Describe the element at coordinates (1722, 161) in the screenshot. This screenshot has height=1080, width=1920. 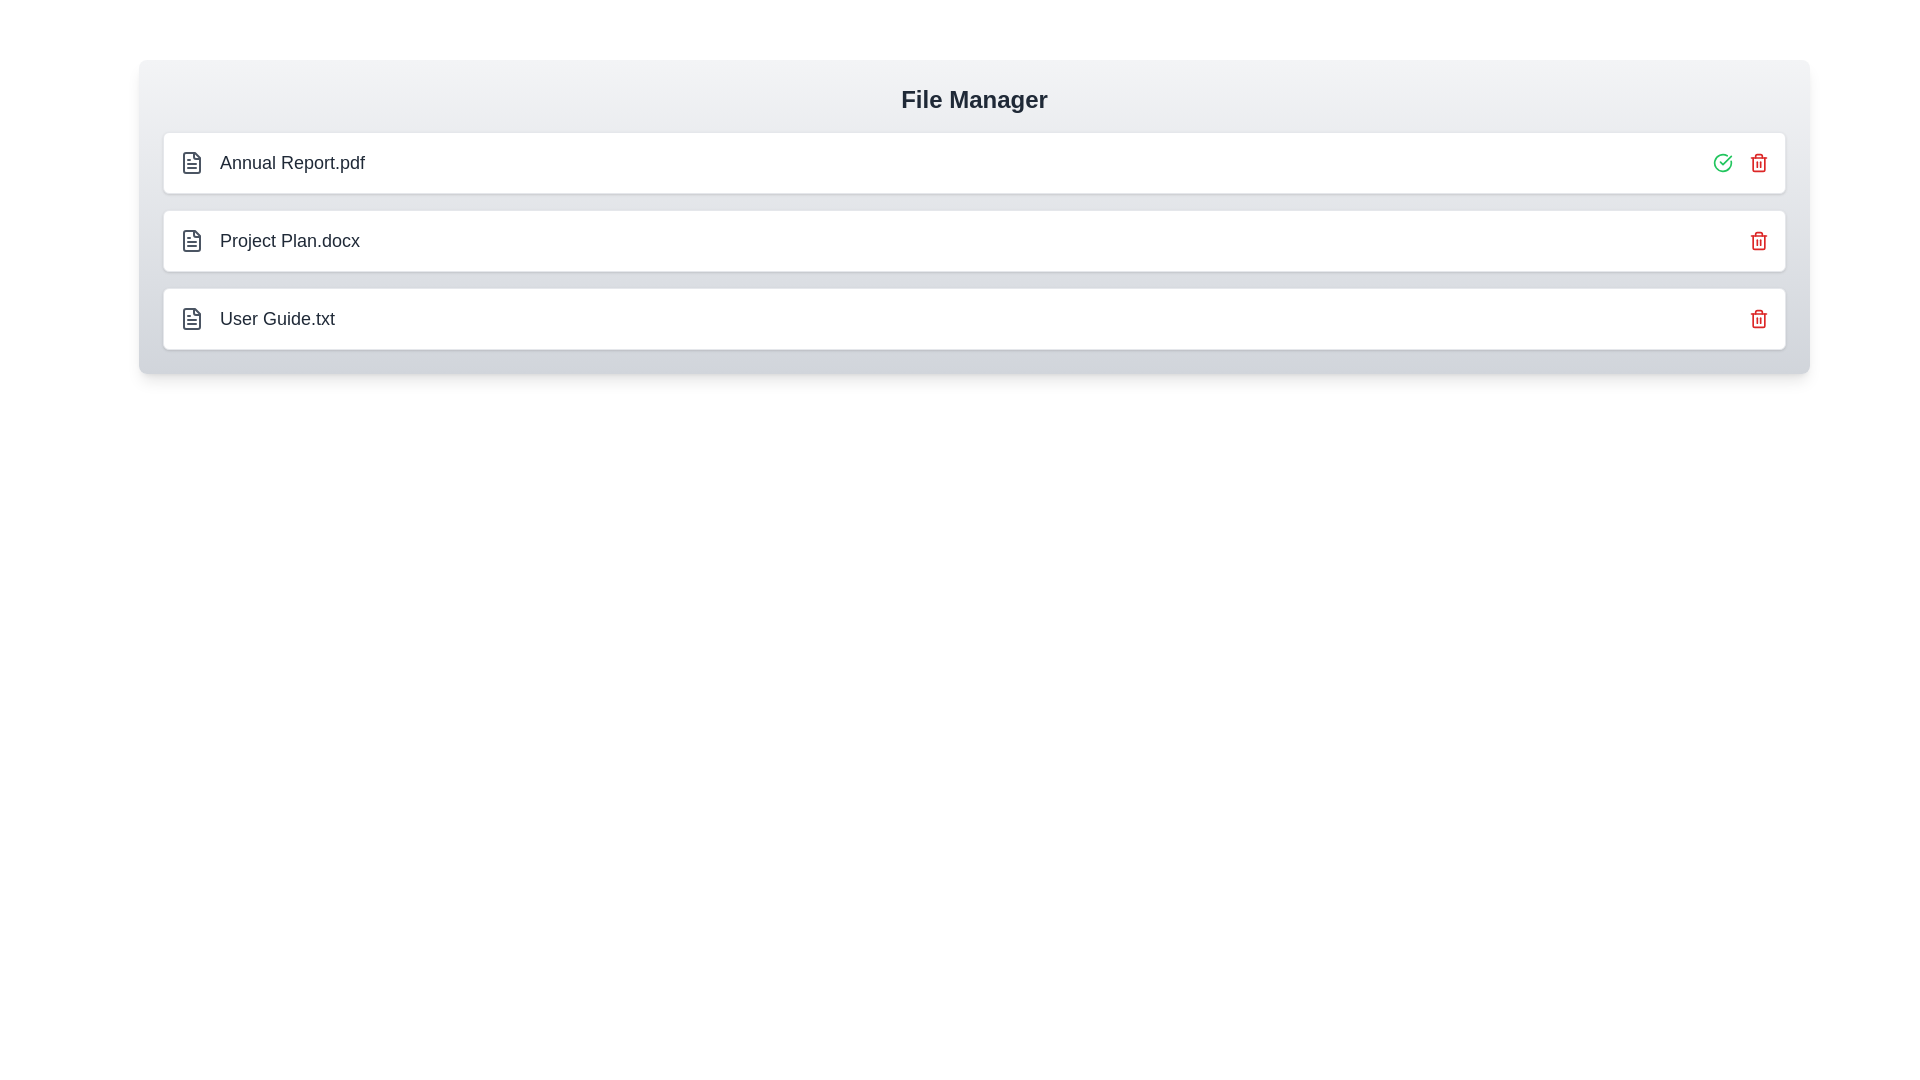
I see `the circular green icon with a checkmark inside, located in the rightmost section of the interface, adjacent to the file name in the first row of the file listing` at that location.